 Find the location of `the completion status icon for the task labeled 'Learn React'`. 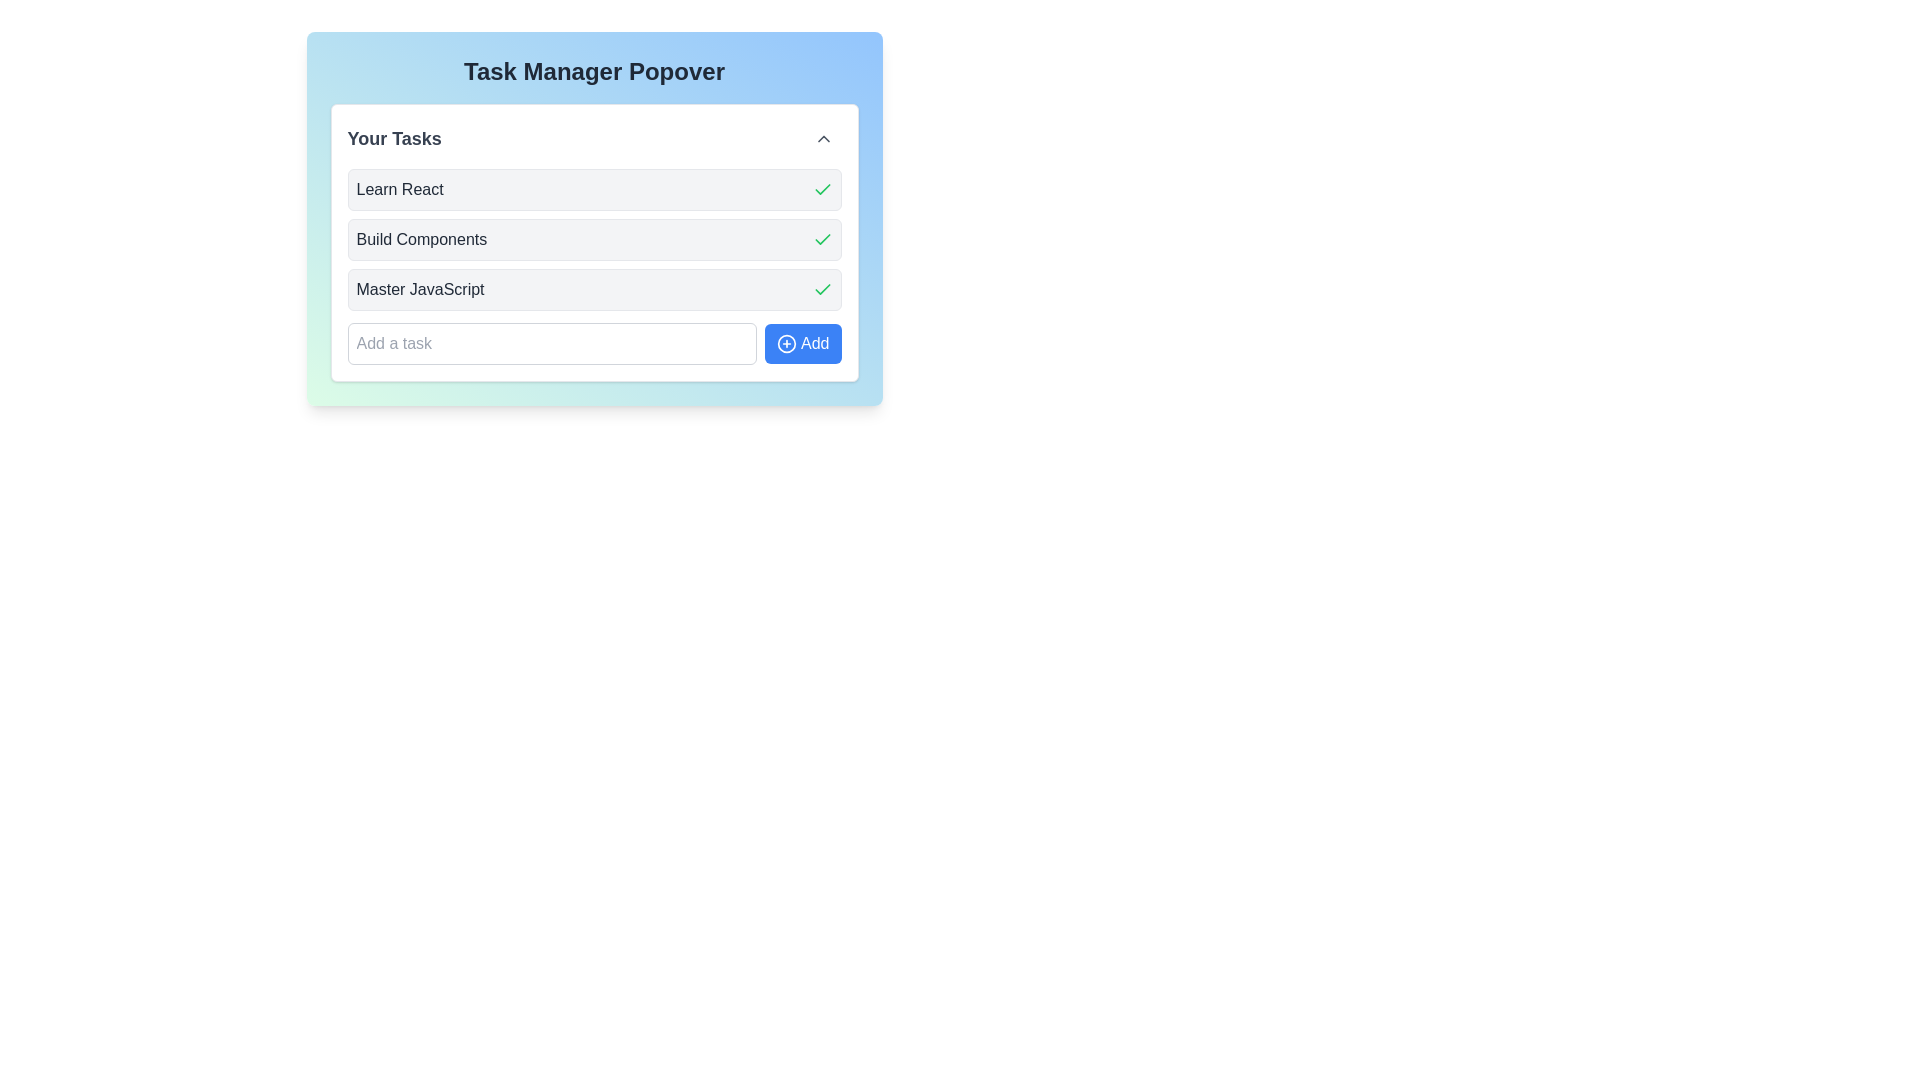

the completion status icon for the task labeled 'Learn React' is located at coordinates (822, 189).